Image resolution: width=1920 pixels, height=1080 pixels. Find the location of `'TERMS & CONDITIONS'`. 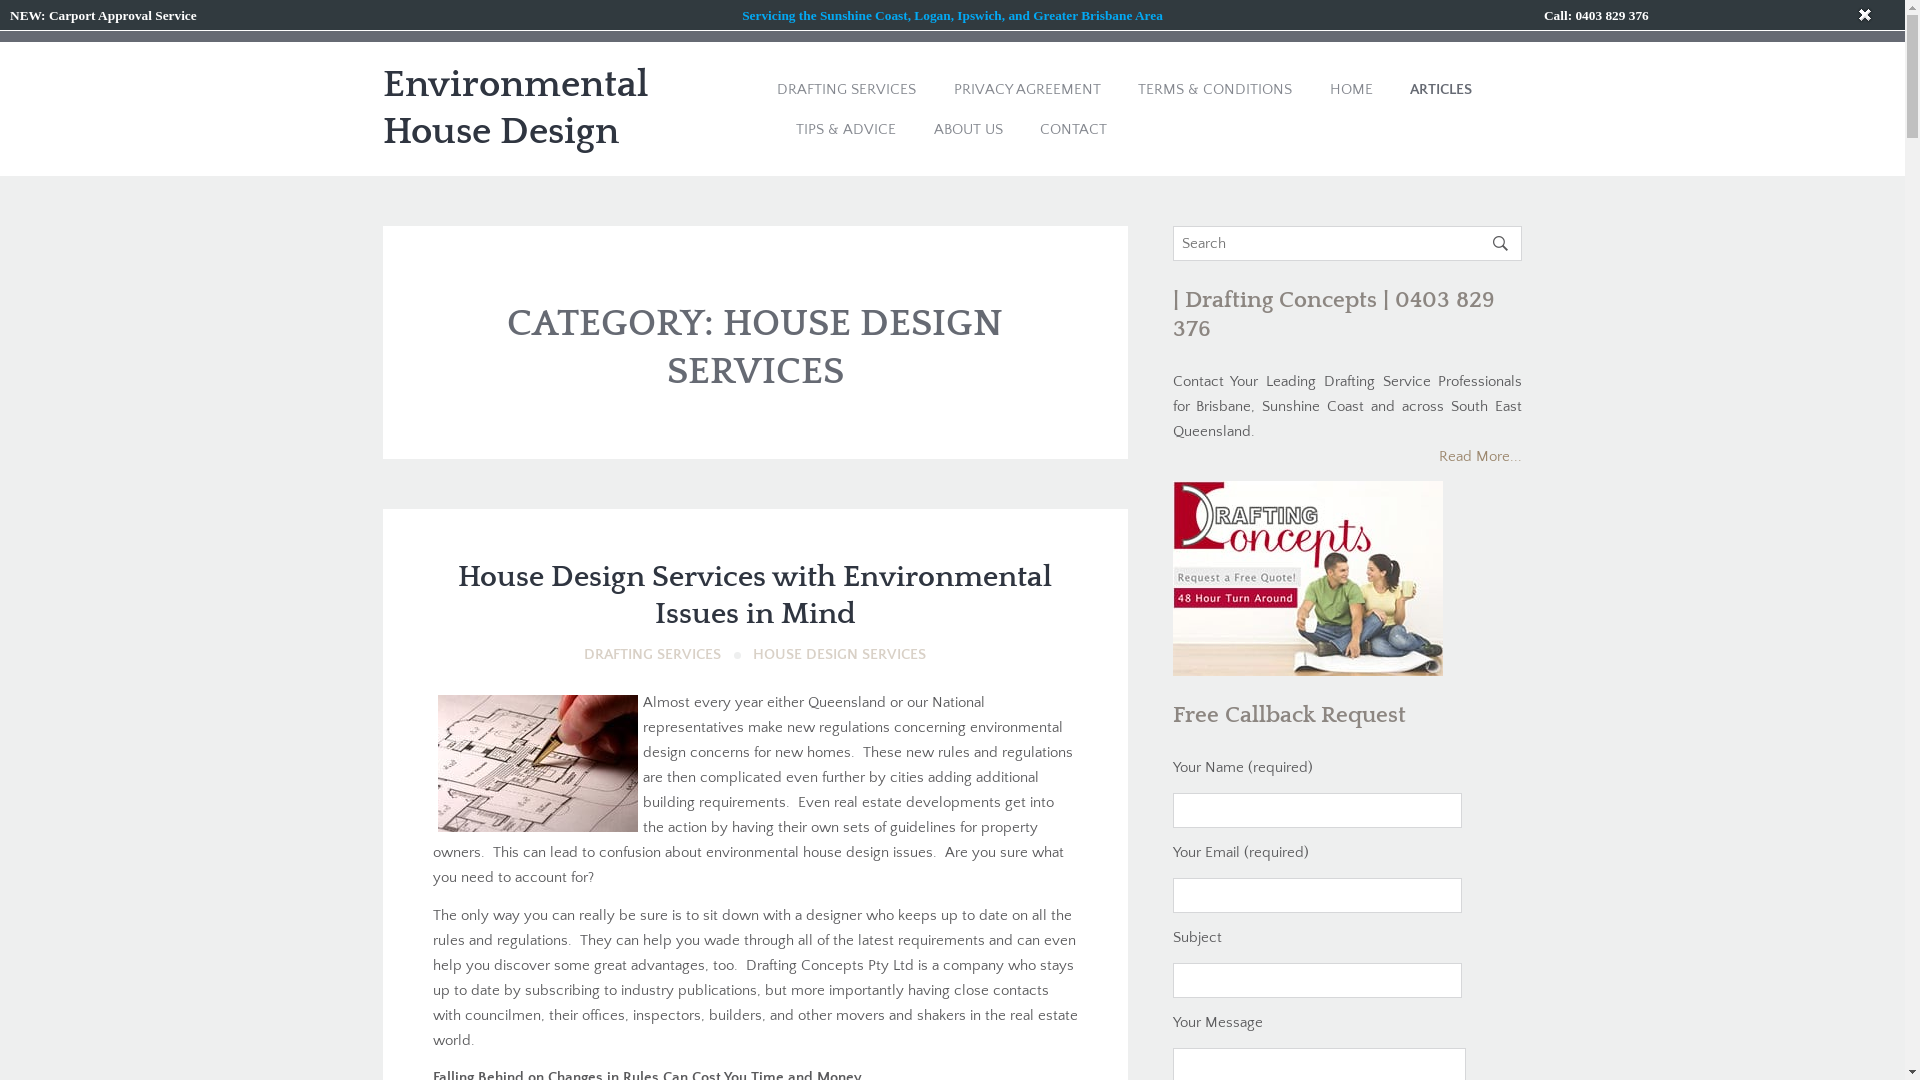

'TERMS & CONDITIONS' is located at coordinates (1213, 87).